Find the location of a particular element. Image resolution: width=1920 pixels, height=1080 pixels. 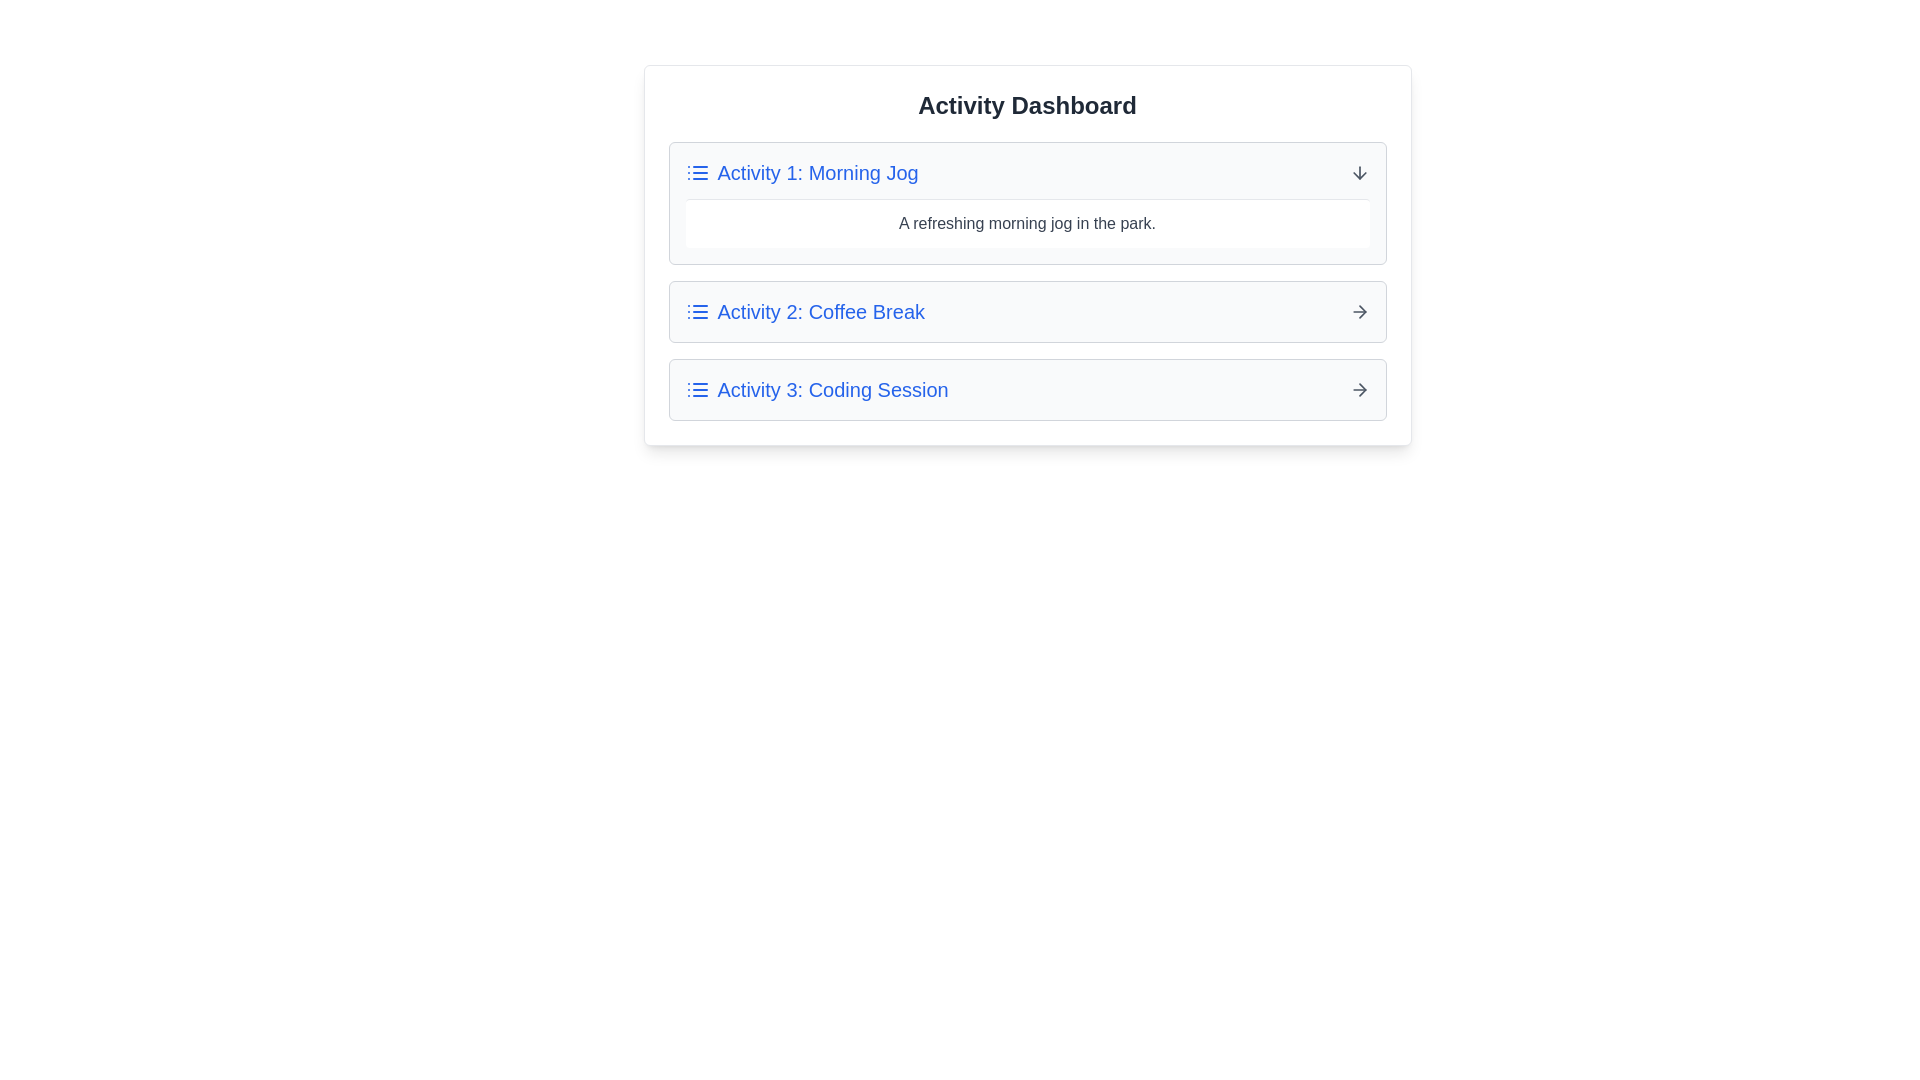

the activity title Activity 3: Coding Session to expand or collapse its details is located at coordinates (816, 389).